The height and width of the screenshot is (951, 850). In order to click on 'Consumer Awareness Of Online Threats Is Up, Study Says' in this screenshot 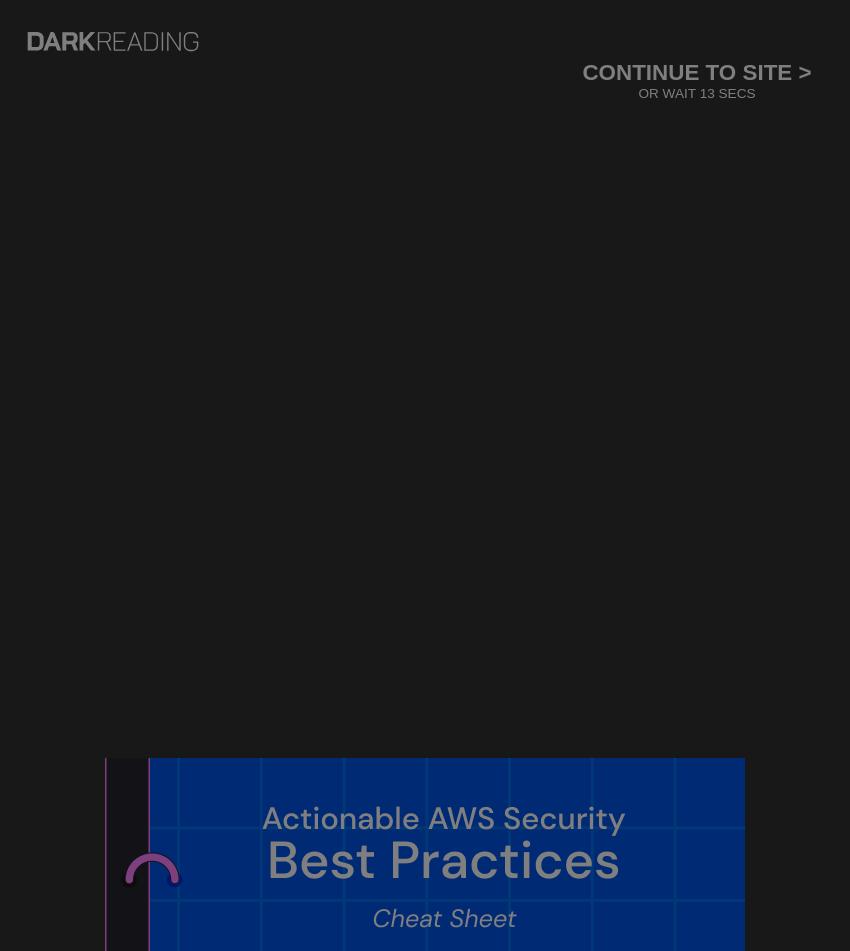, I will do `click(421, 417)`.